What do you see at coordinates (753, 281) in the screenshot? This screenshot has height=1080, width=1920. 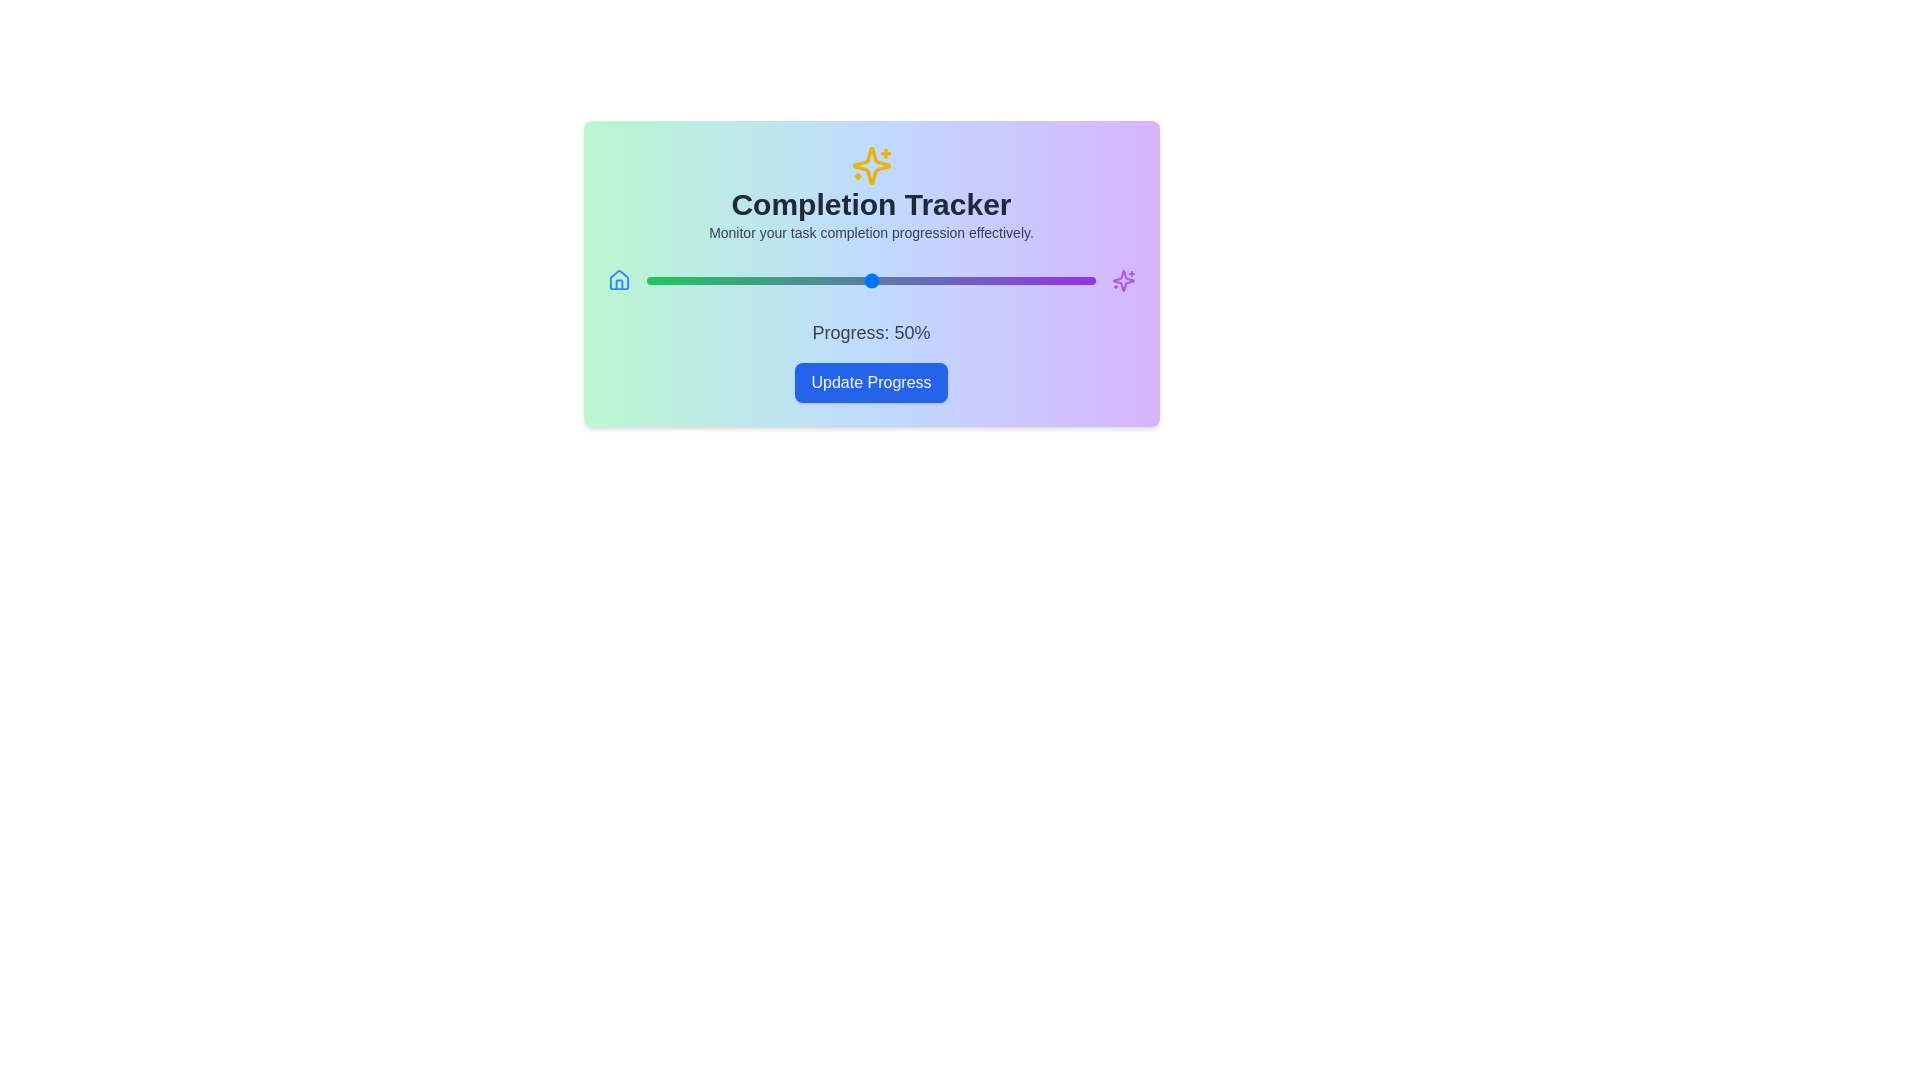 I see `the slider to set progress to 24%` at bounding box center [753, 281].